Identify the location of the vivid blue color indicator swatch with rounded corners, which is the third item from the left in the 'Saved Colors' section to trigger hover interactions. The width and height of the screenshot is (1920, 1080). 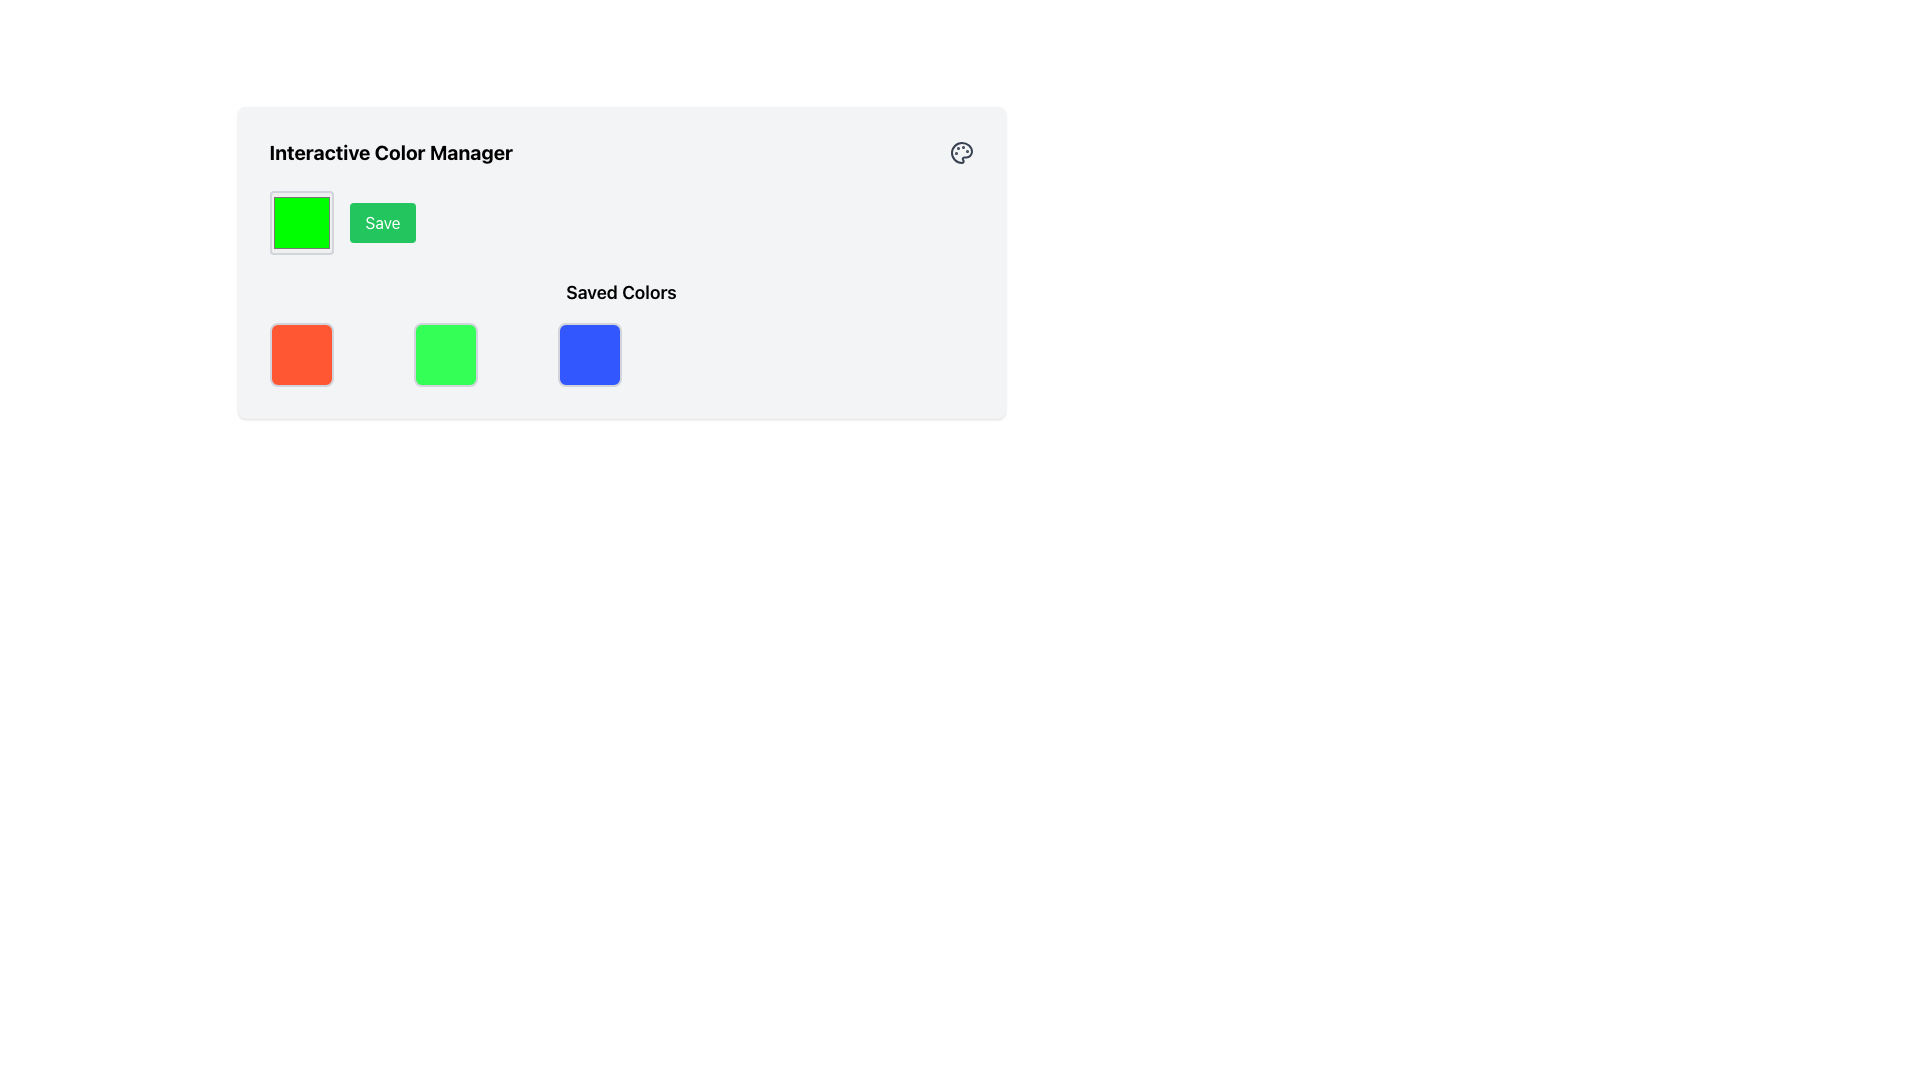
(620, 353).